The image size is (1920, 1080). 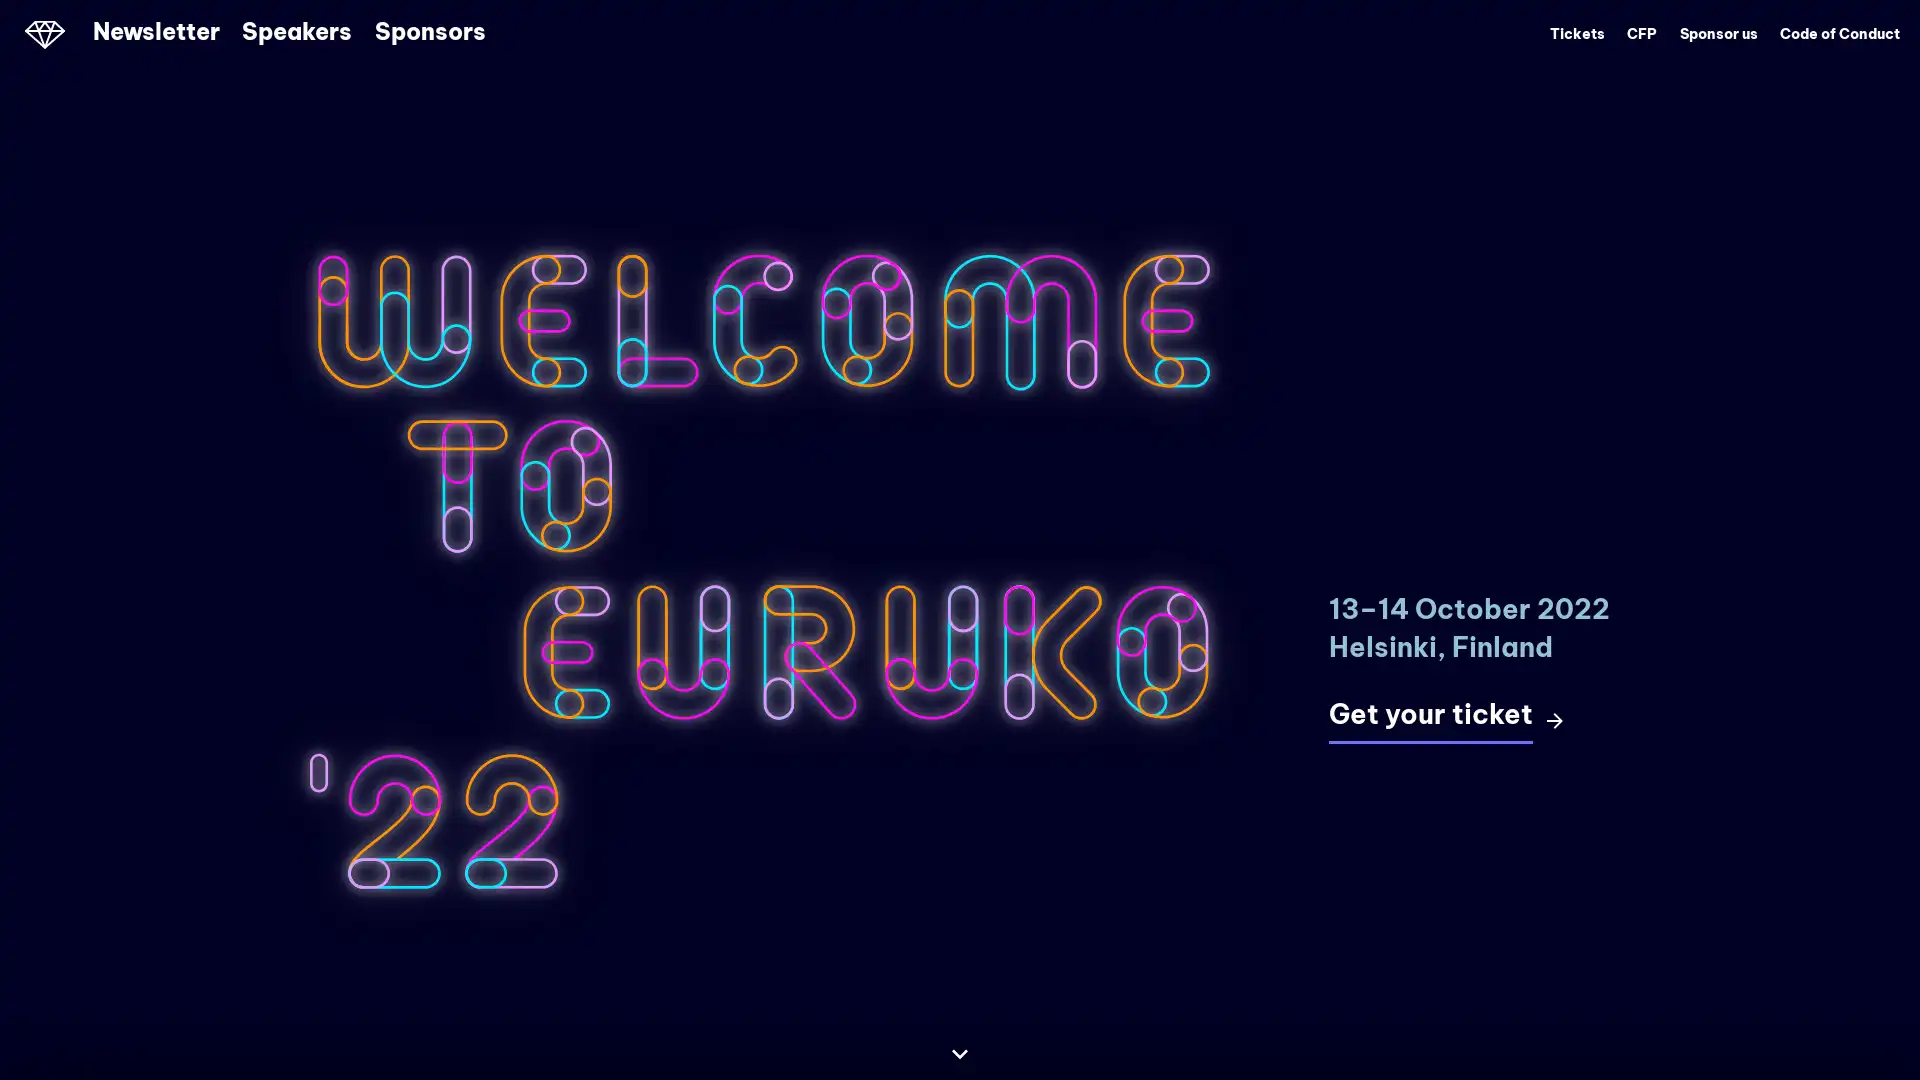 What do you see at coordinates (960, 1052) in the screenshot?
I see `Continue` at bounding box center [960, 1052].